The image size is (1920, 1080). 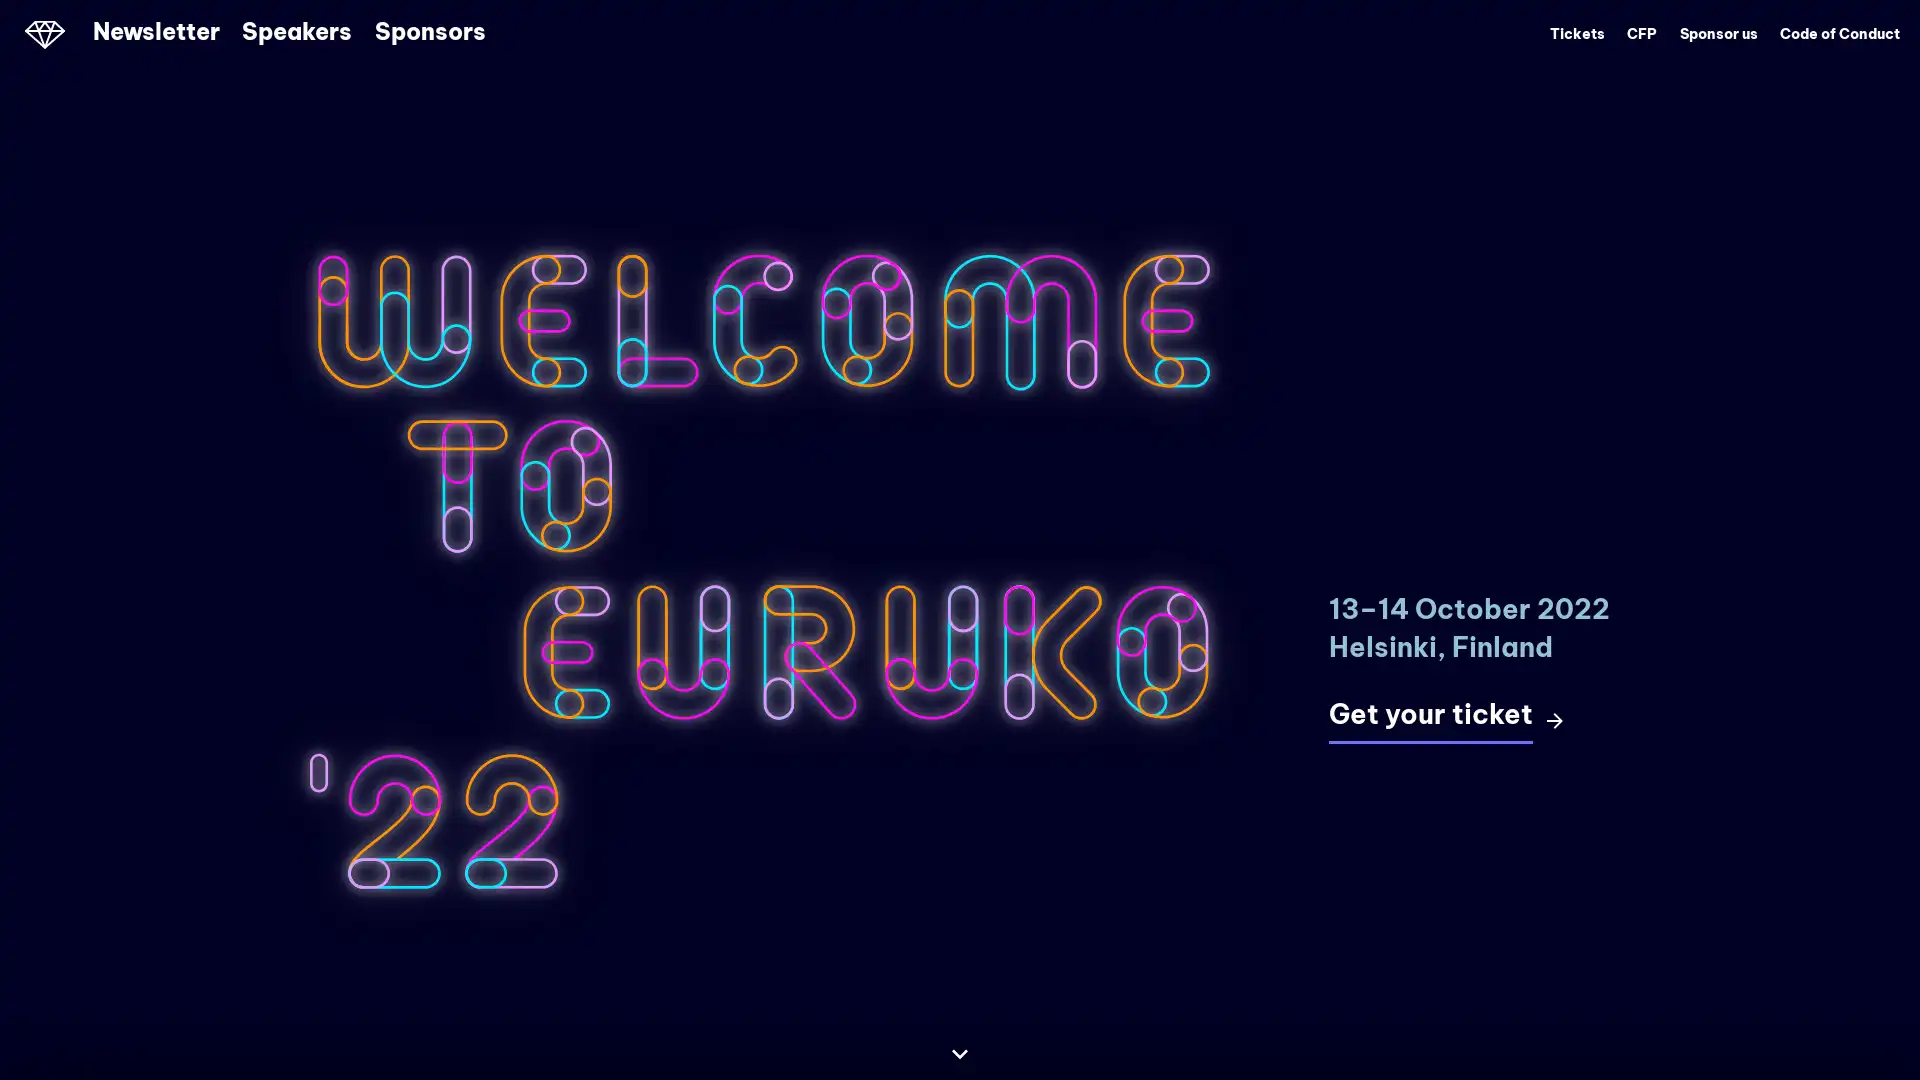 What do you see at coordinates (960, 1052) in the screenshot?
I see `Continue` at bounding box center [960, 1052].